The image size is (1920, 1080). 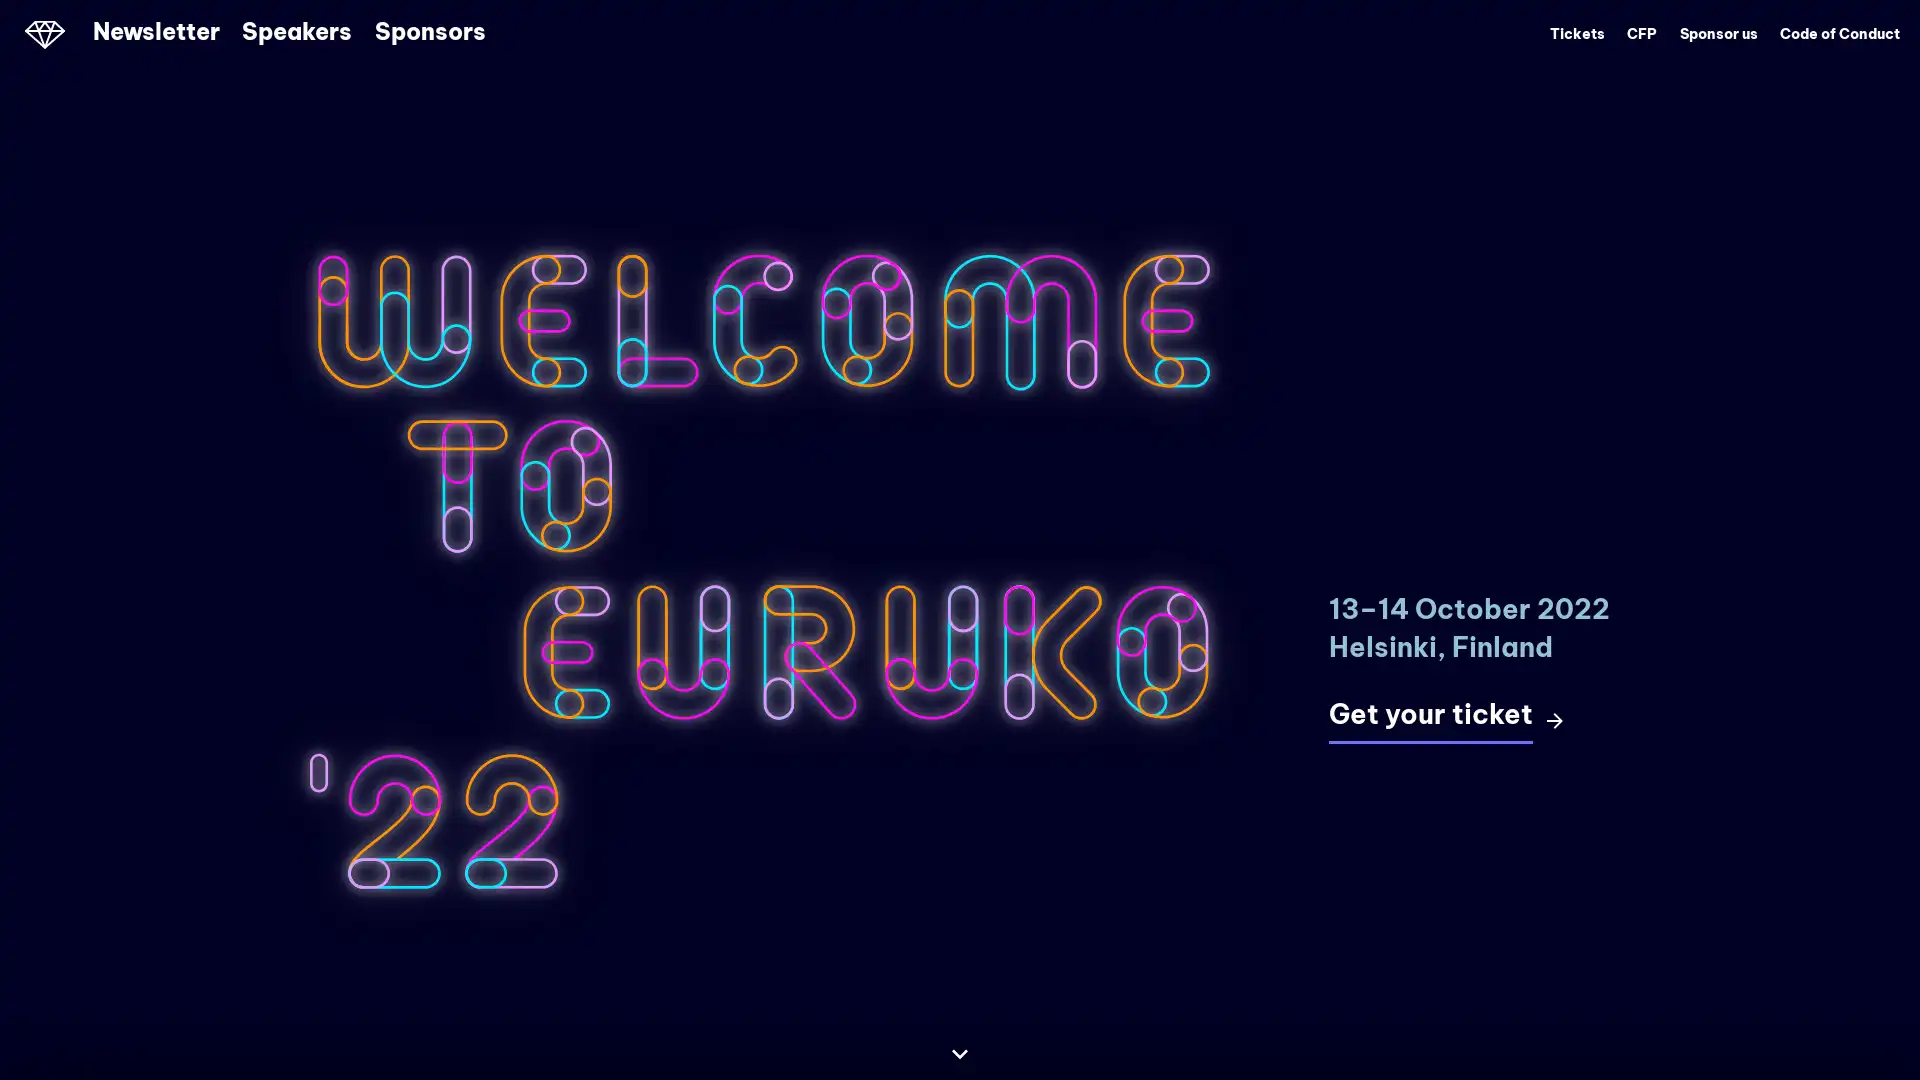 What do you see at coordinates (960, 1052) in the screenshot?
I see `Continue` at bounding box center [960, 1052].